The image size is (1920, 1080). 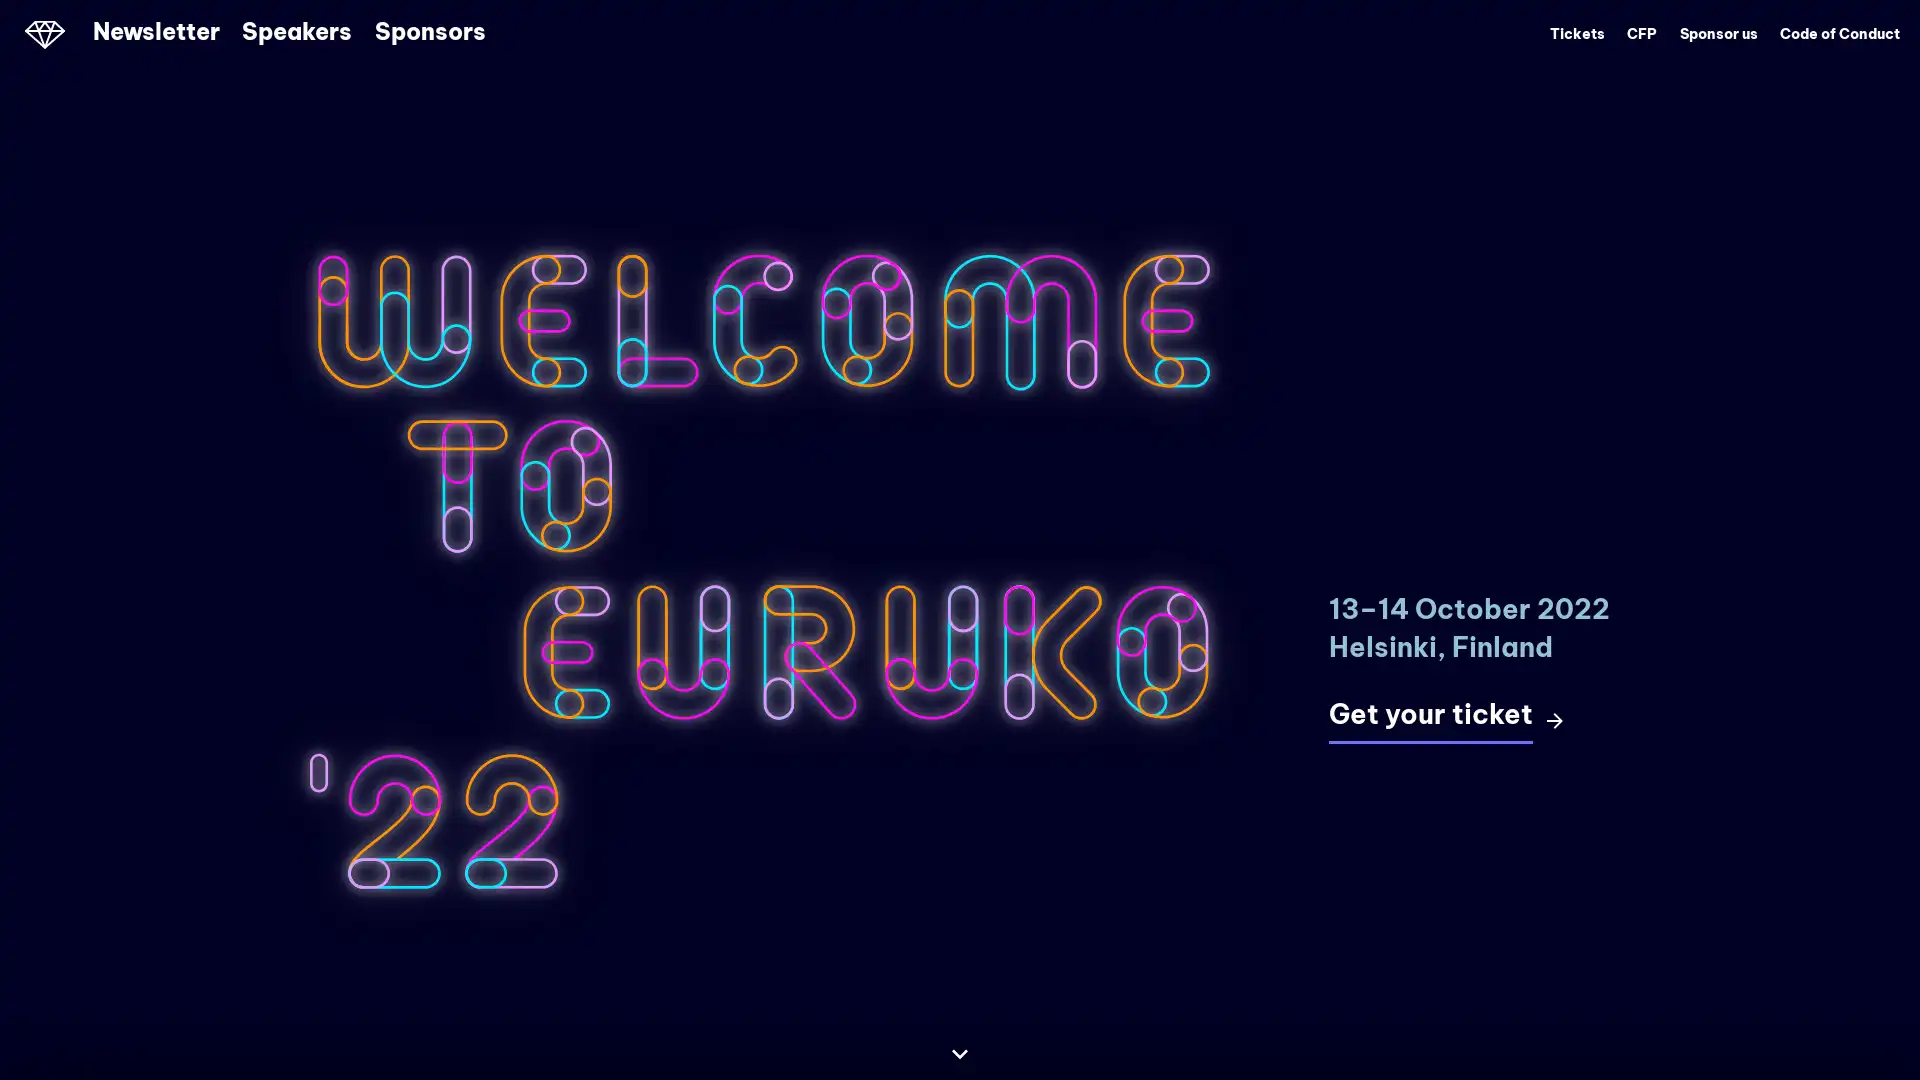 What do you see at coordinates (960, 1052) in the screenshot?
I see `Continue` at bounding box center [960, 1052].